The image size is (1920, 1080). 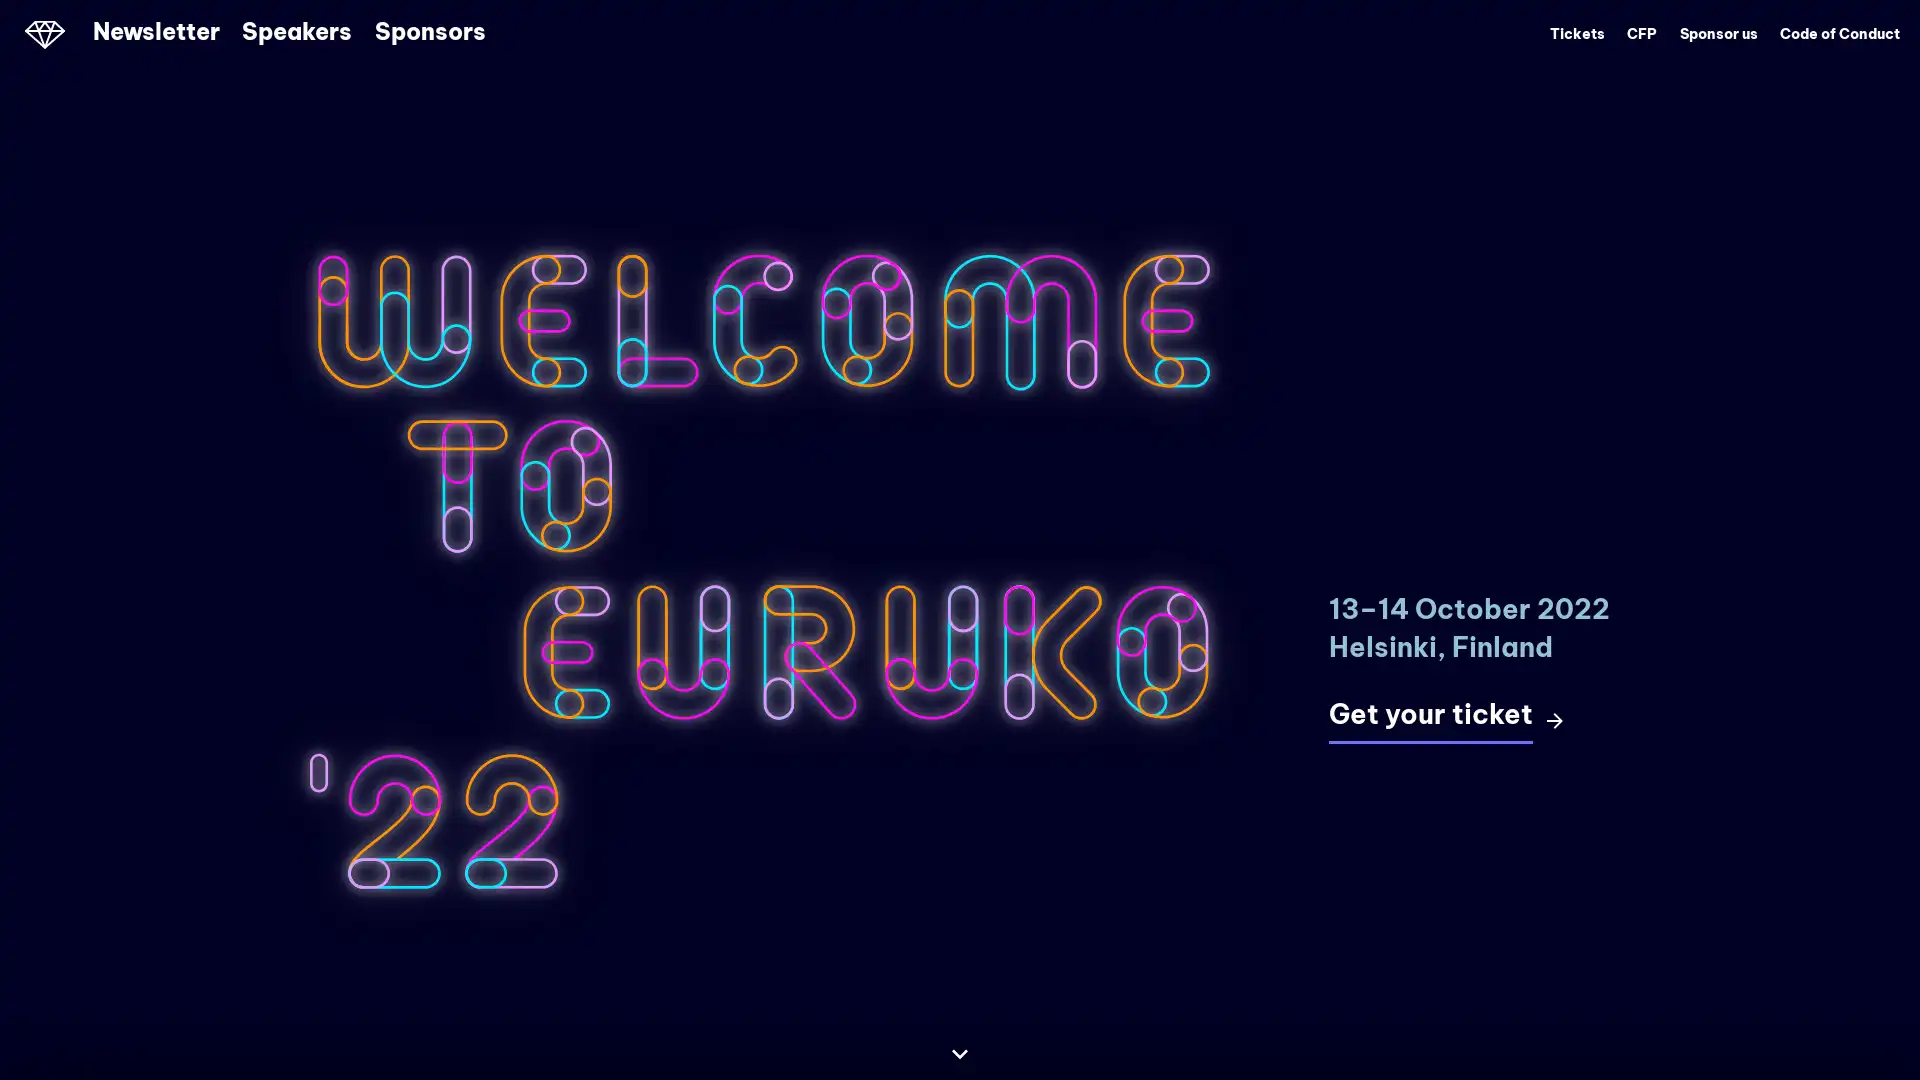 What do you see at coordinates (960, 1052) in the screenshot?
I see `Continue` at bounding box center [960, 1052].